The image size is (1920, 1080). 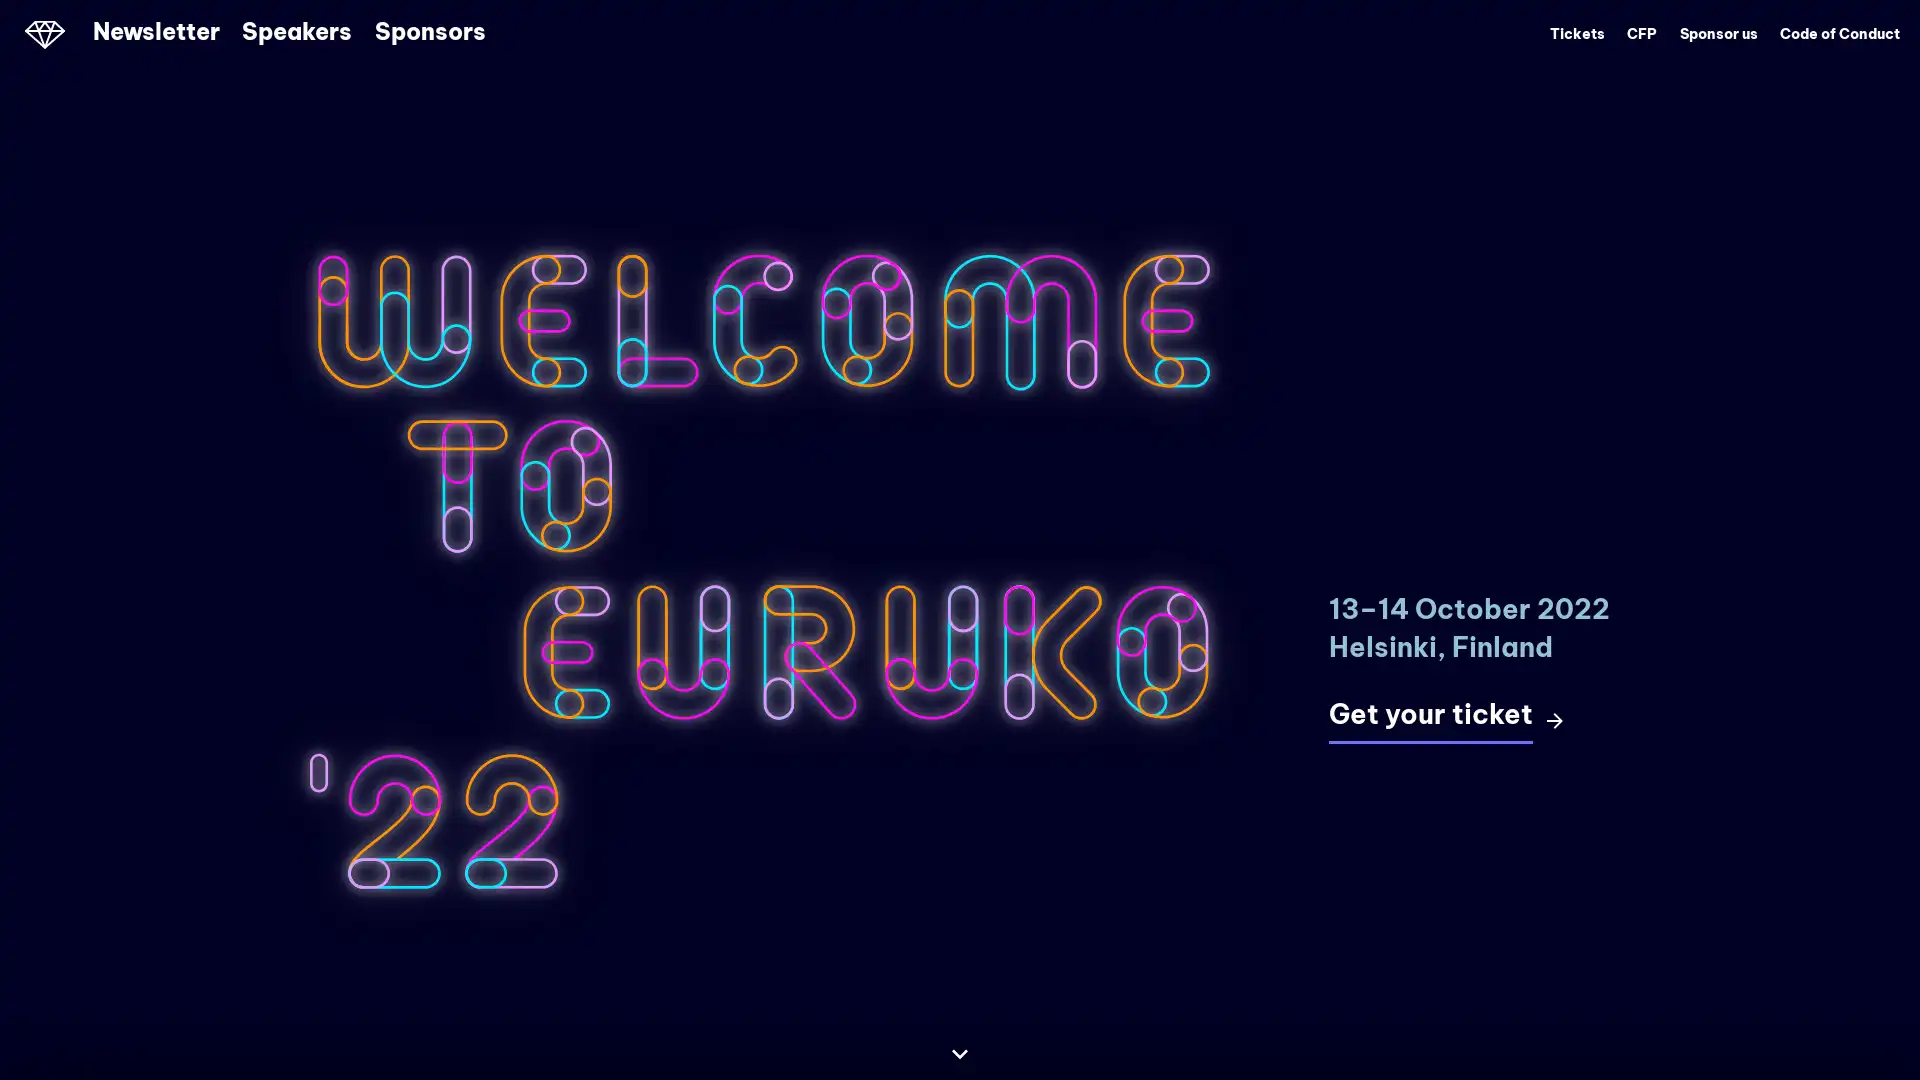 What do you see at coordinates (960, 1052) in the screenshot?
I see `Continue` at bounding box center [960, 1052].